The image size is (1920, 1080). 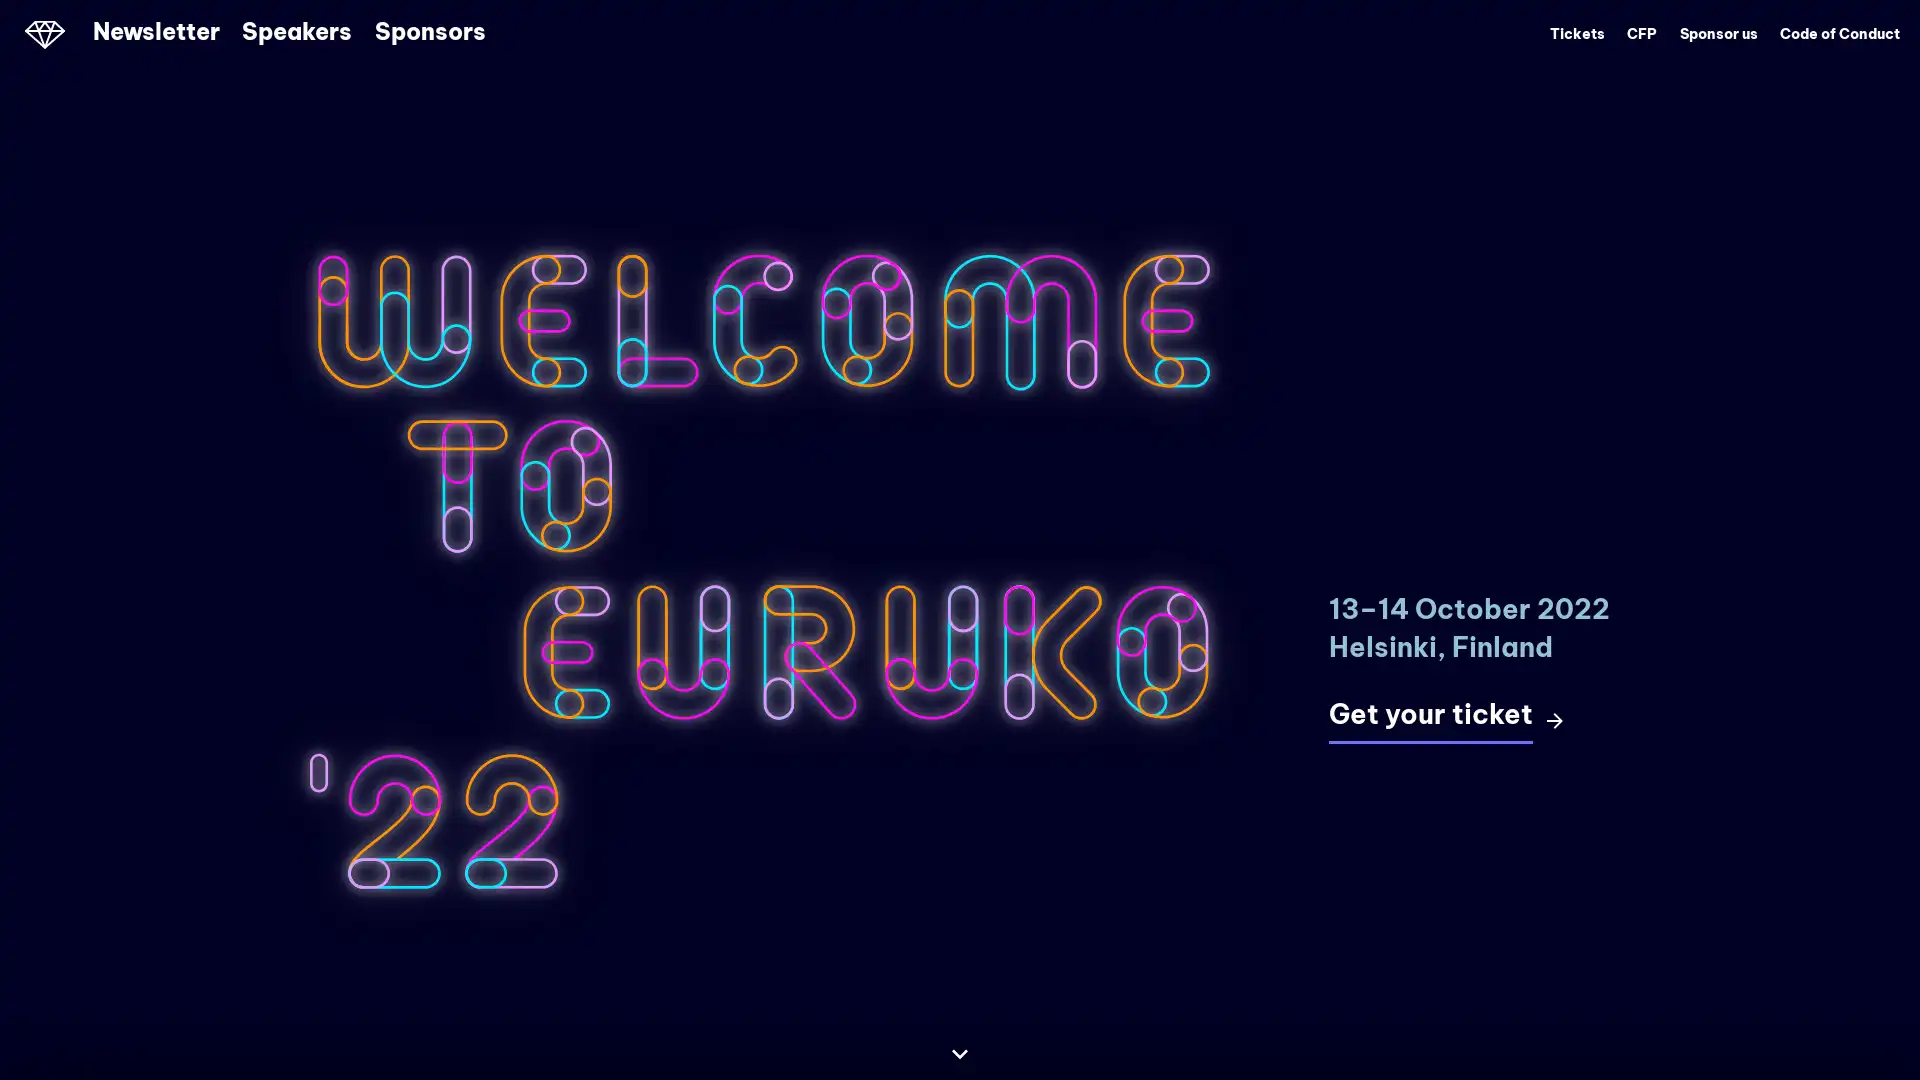 What do you see at coordinates (960, 1052) in the screenshot?
I see `Continue` at bounding box center [960, 1052].